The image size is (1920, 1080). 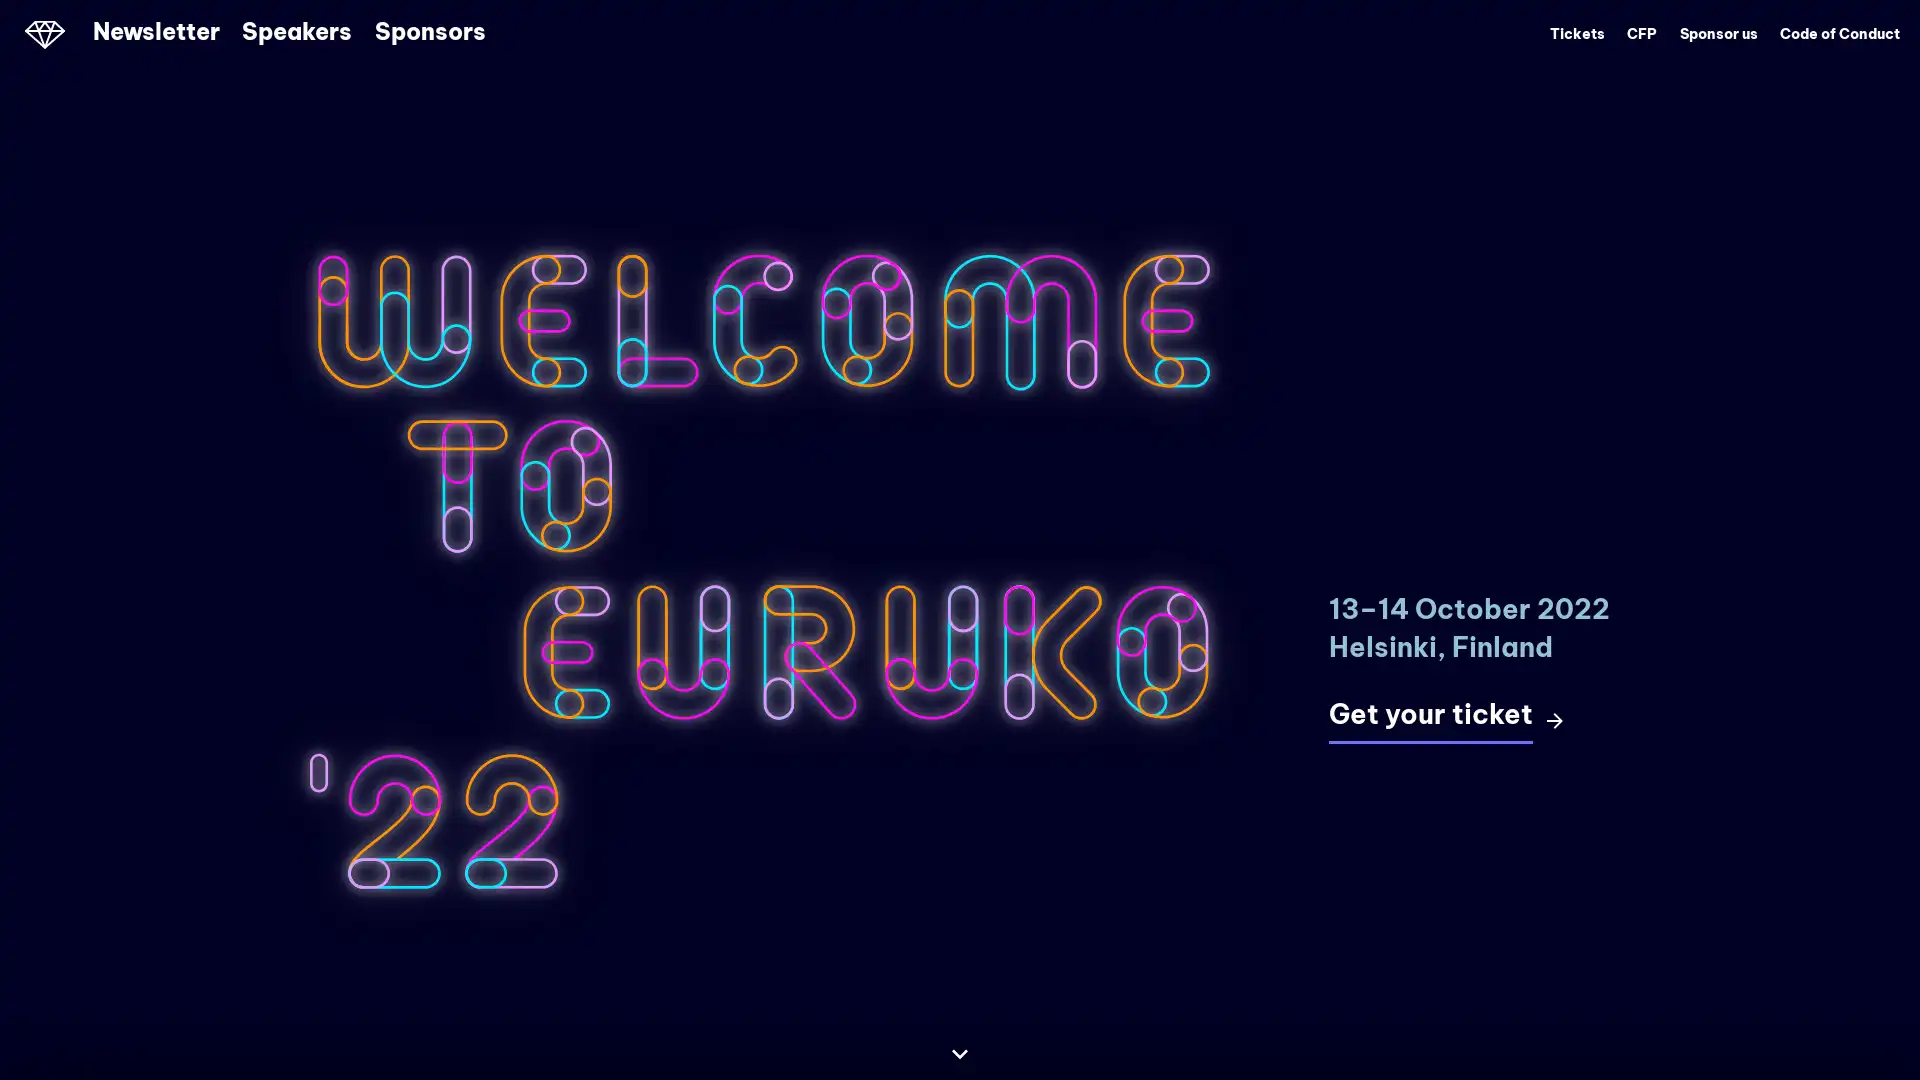 What do you see at coordinates (960, 1052) in the screenshot?
I see `Continue` at bounding box center [960, 1052].